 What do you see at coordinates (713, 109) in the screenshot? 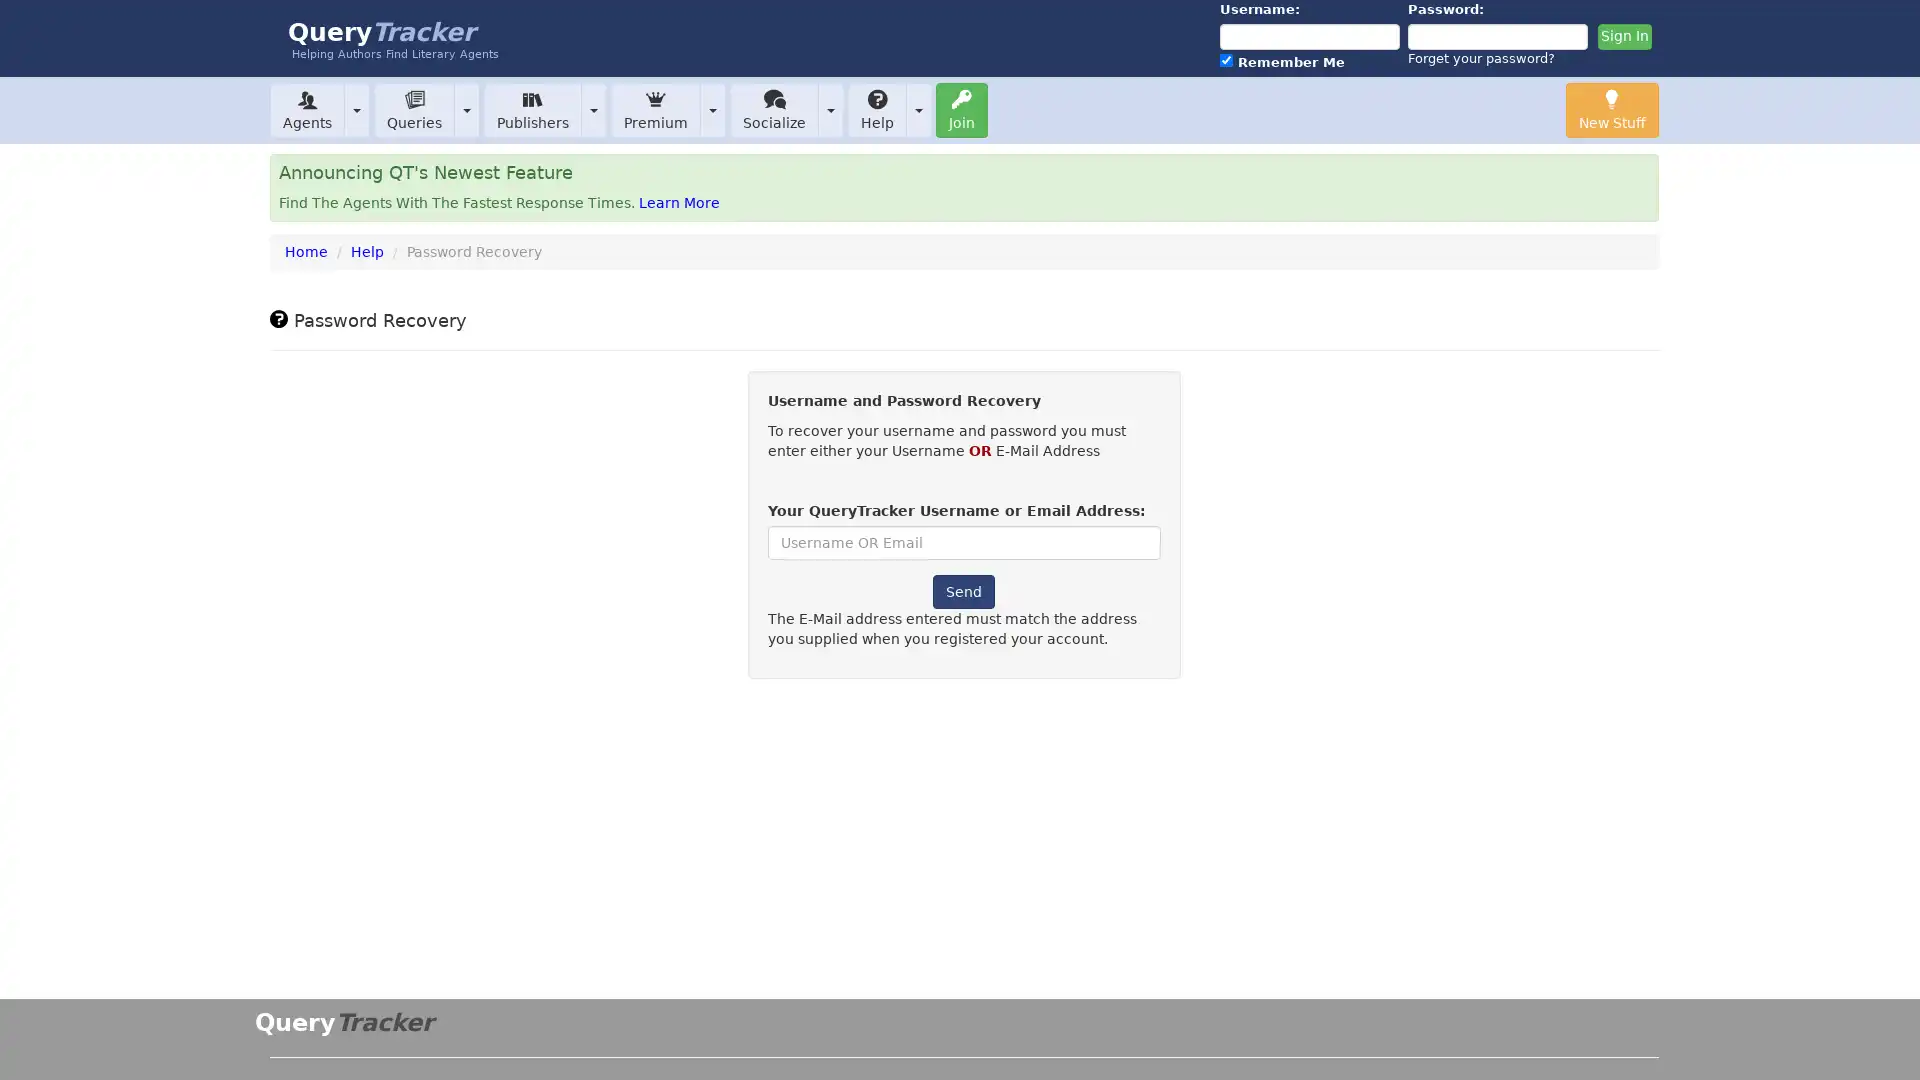
I see `Toggle Dropdown` at bounding box center [713, 109].